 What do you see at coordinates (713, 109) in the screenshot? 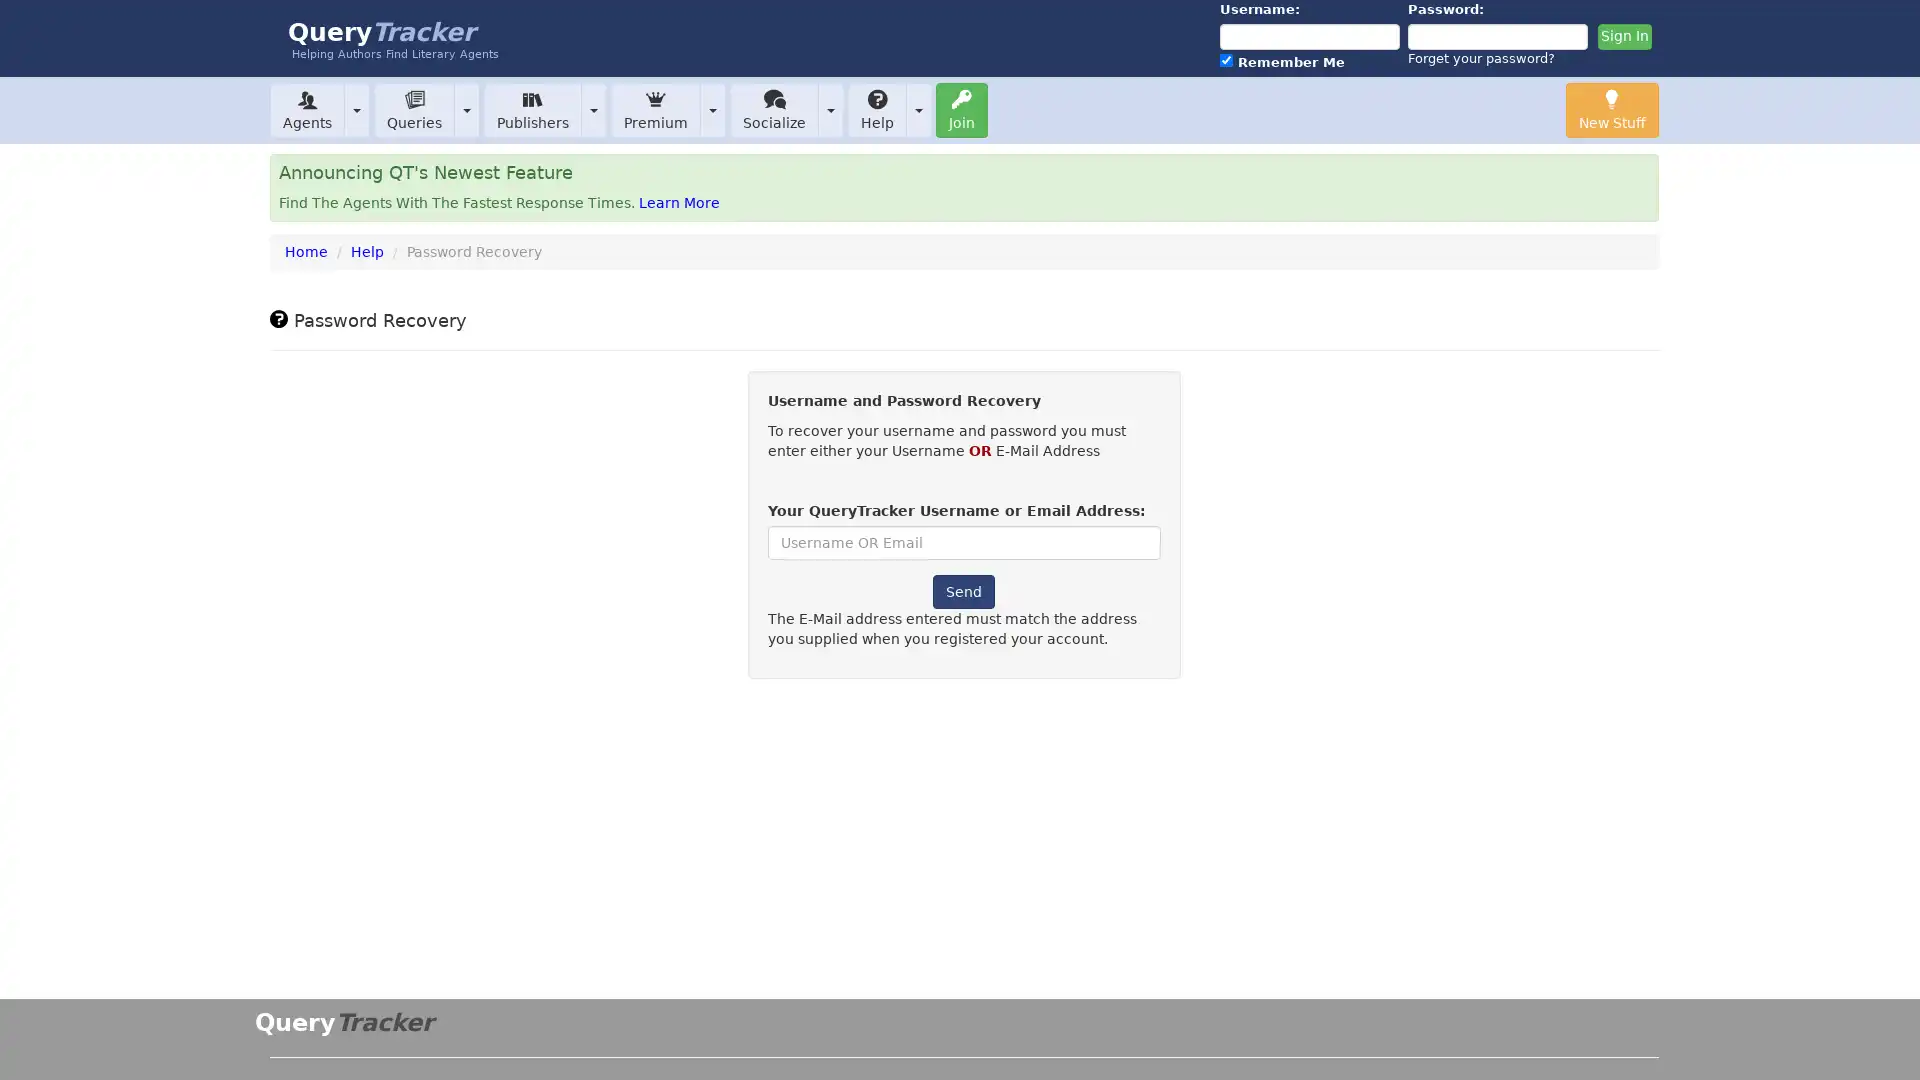
I see `Toggle Dropdown` at bounding box center [713, 109].